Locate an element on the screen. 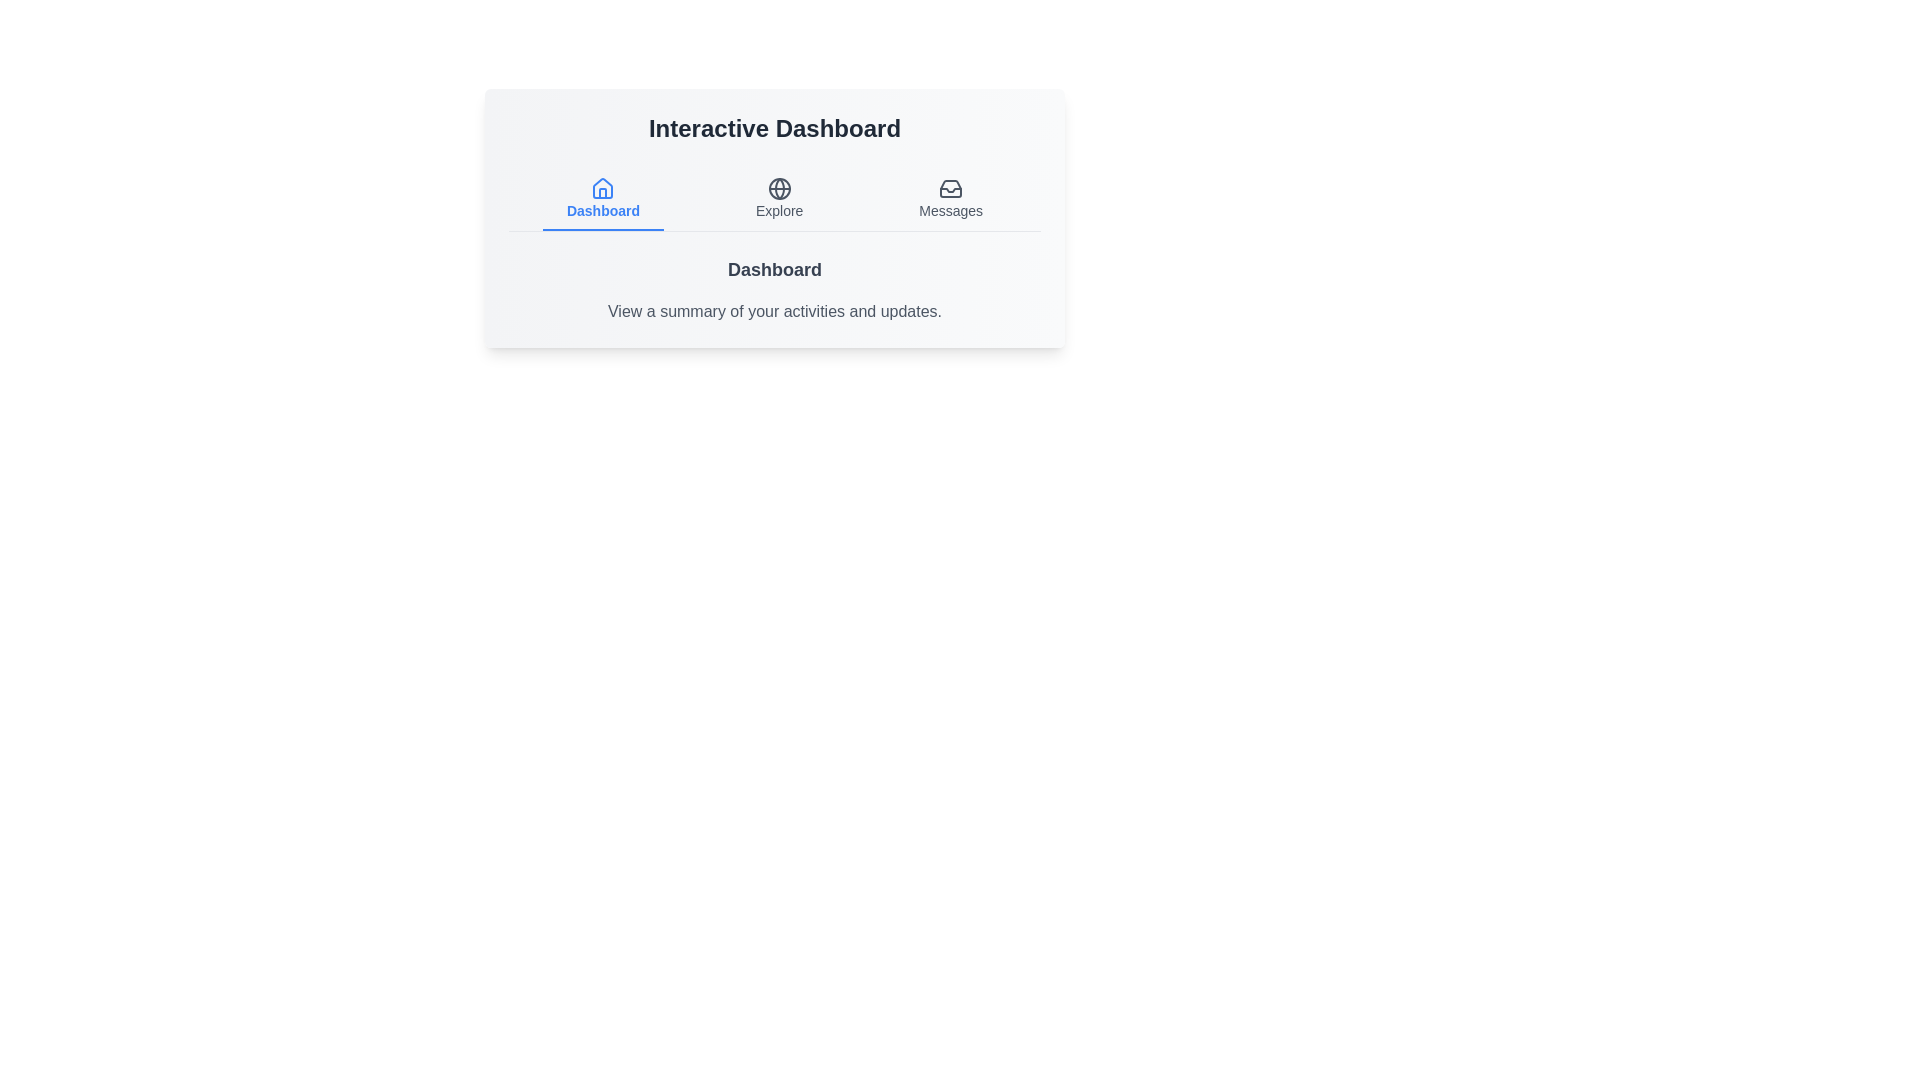 The width and height of the screenshot is (1920, 1080). the Dashboard tab to observe the visual transition is located at coordinates (602, 200).